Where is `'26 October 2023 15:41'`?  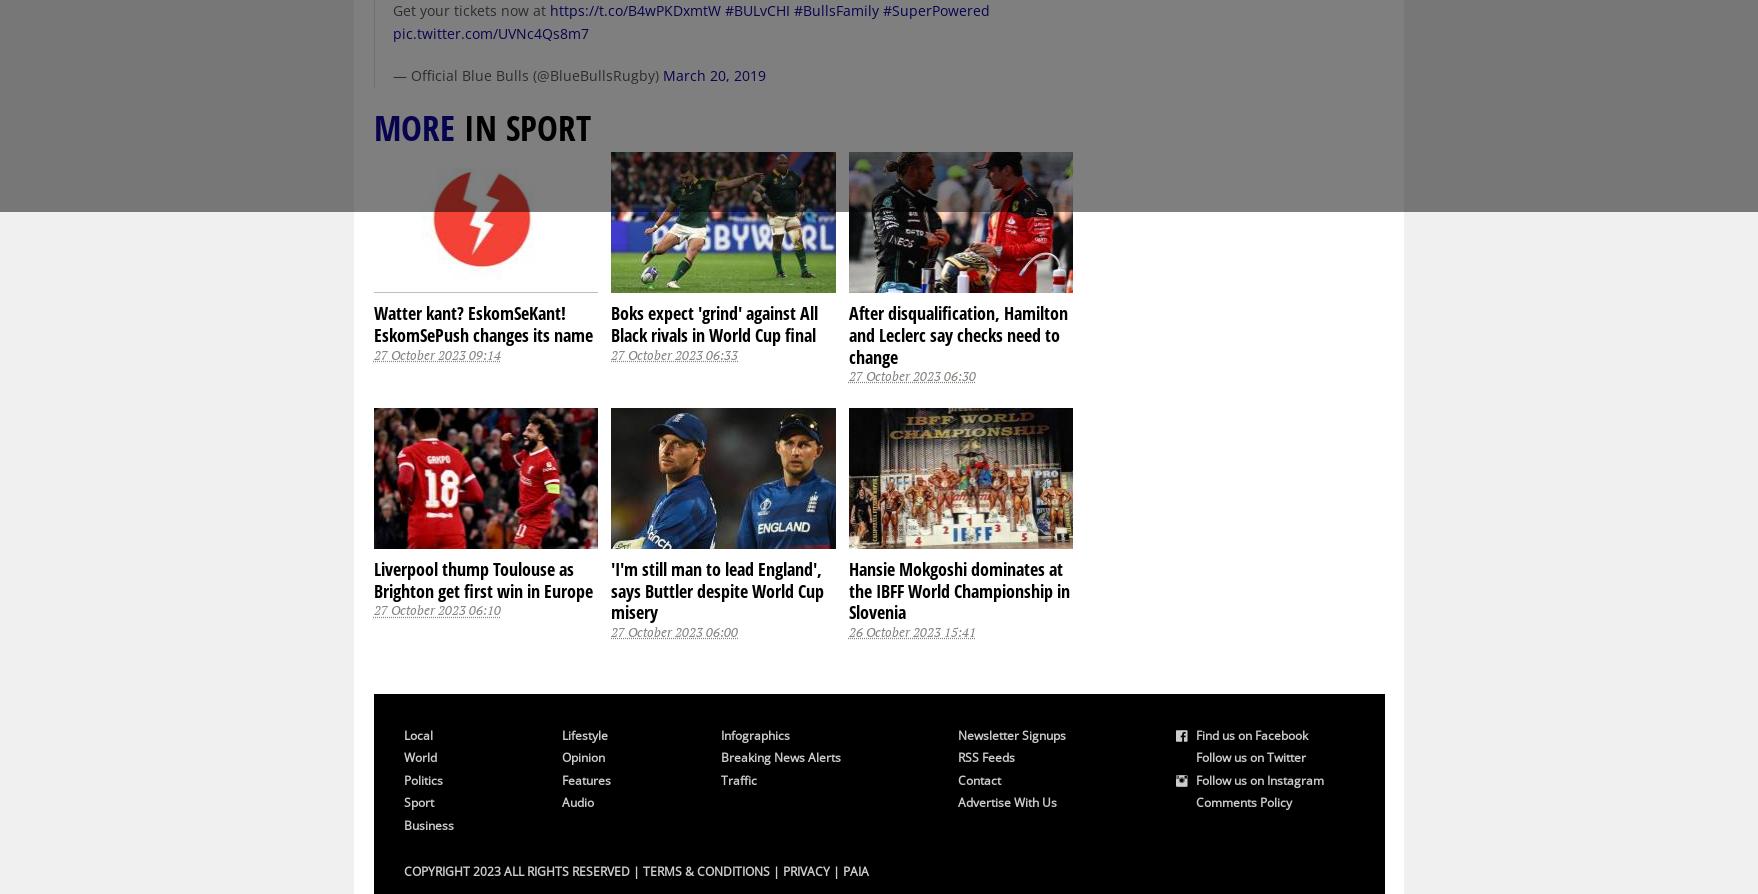
'26 October 2023 15:41' is located at coordinates (911, 631).